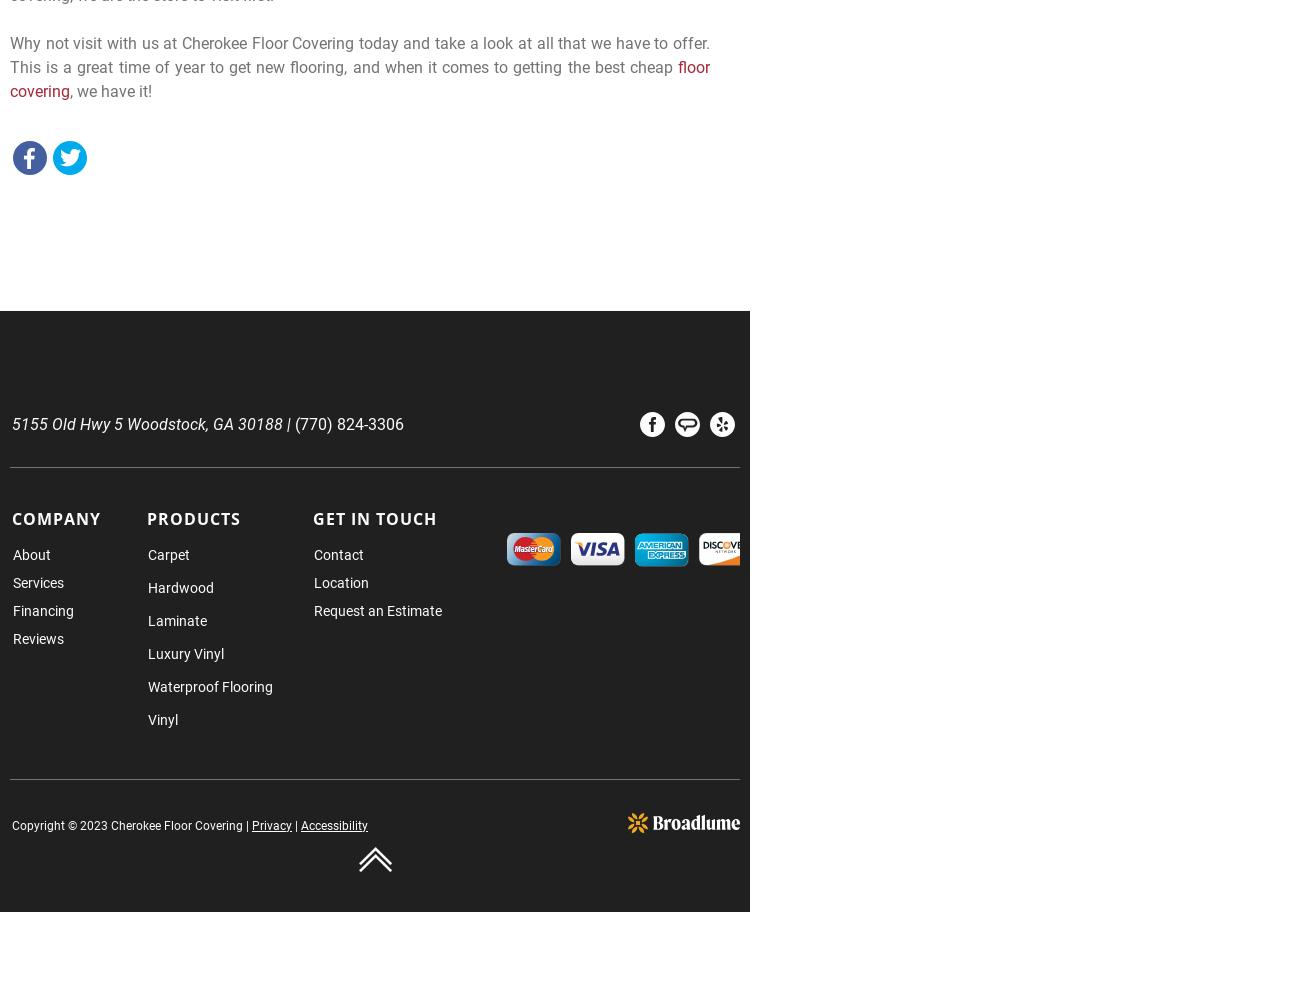 The height and width of the screenshot is (1000, 1300). I want to click on '5155 Old Hwy 5 Woodstock, GA 30188 |', so click(10, 424).